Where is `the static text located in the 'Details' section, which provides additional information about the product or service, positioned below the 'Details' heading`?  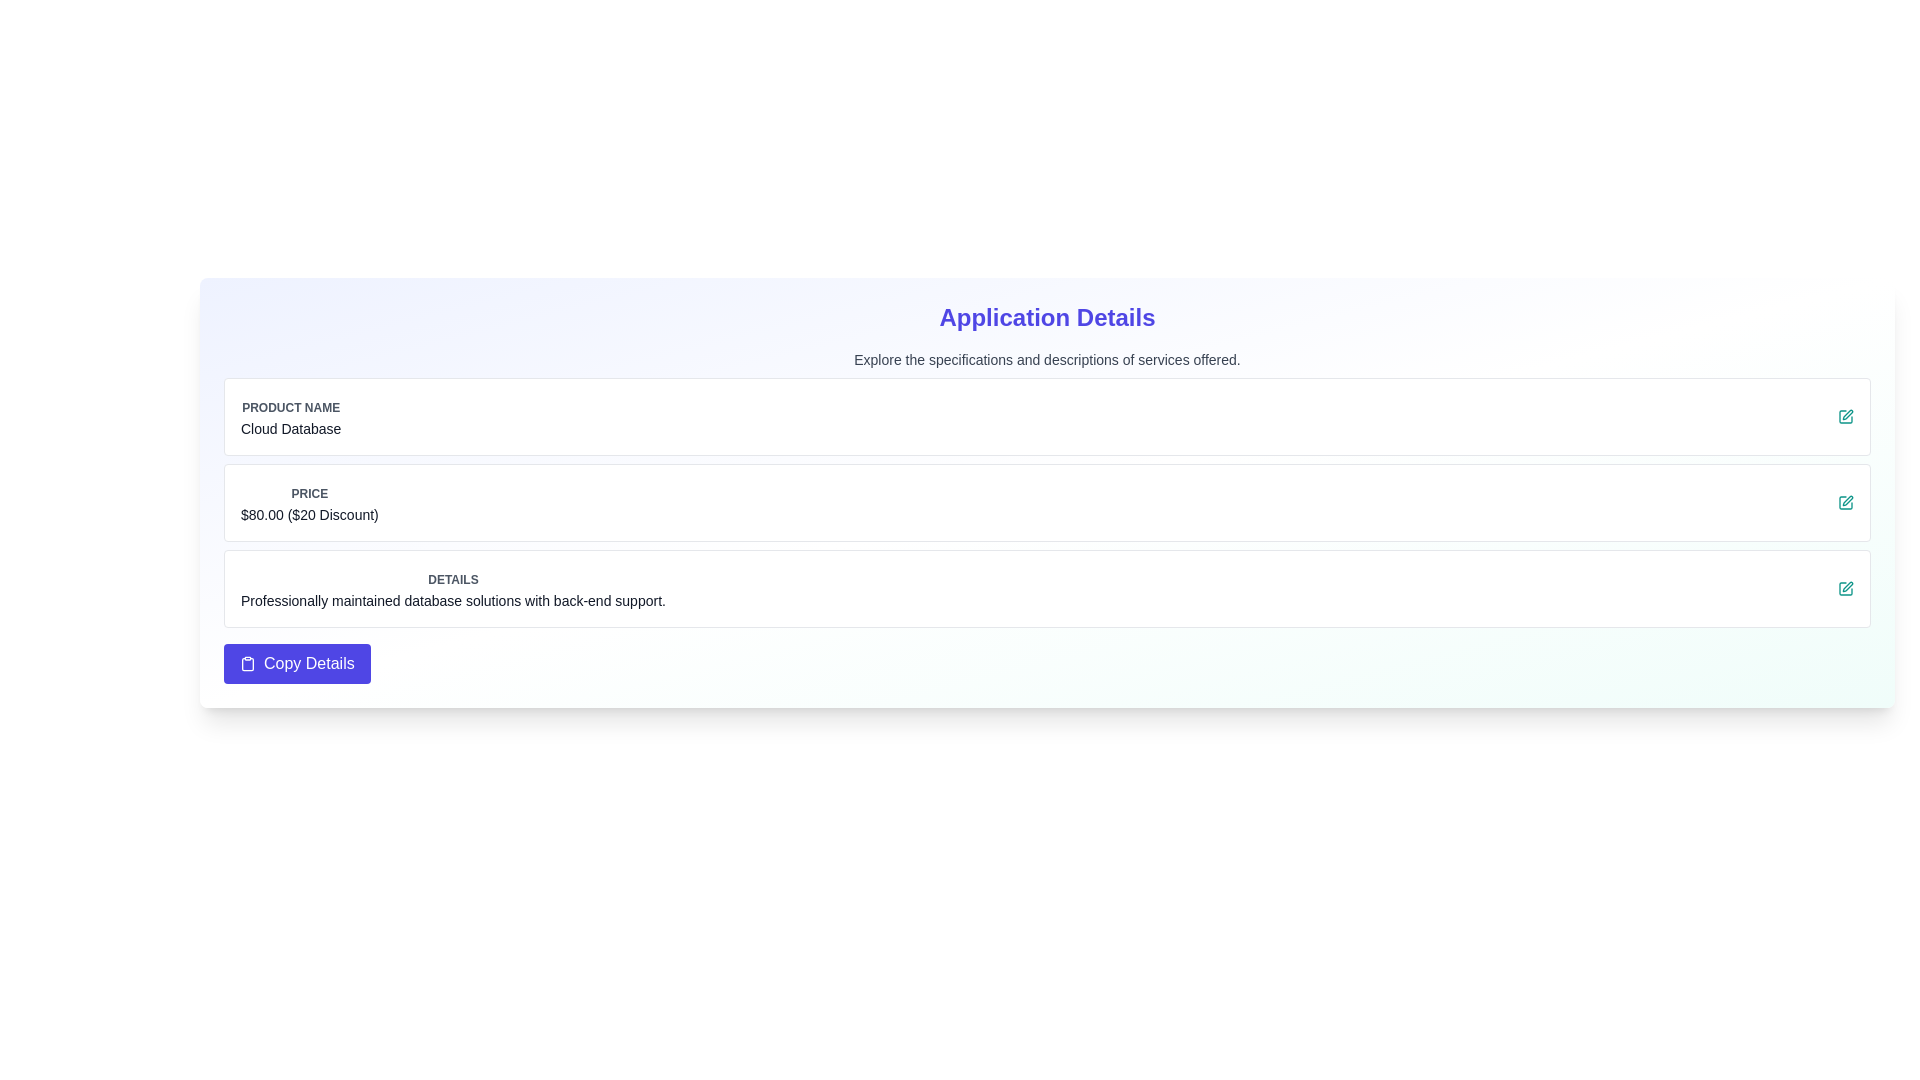 the static text located in the 'Details' section, which provides additional information about the product or service, positioned below the 'Details' heading is located at coordinates (452, 600).